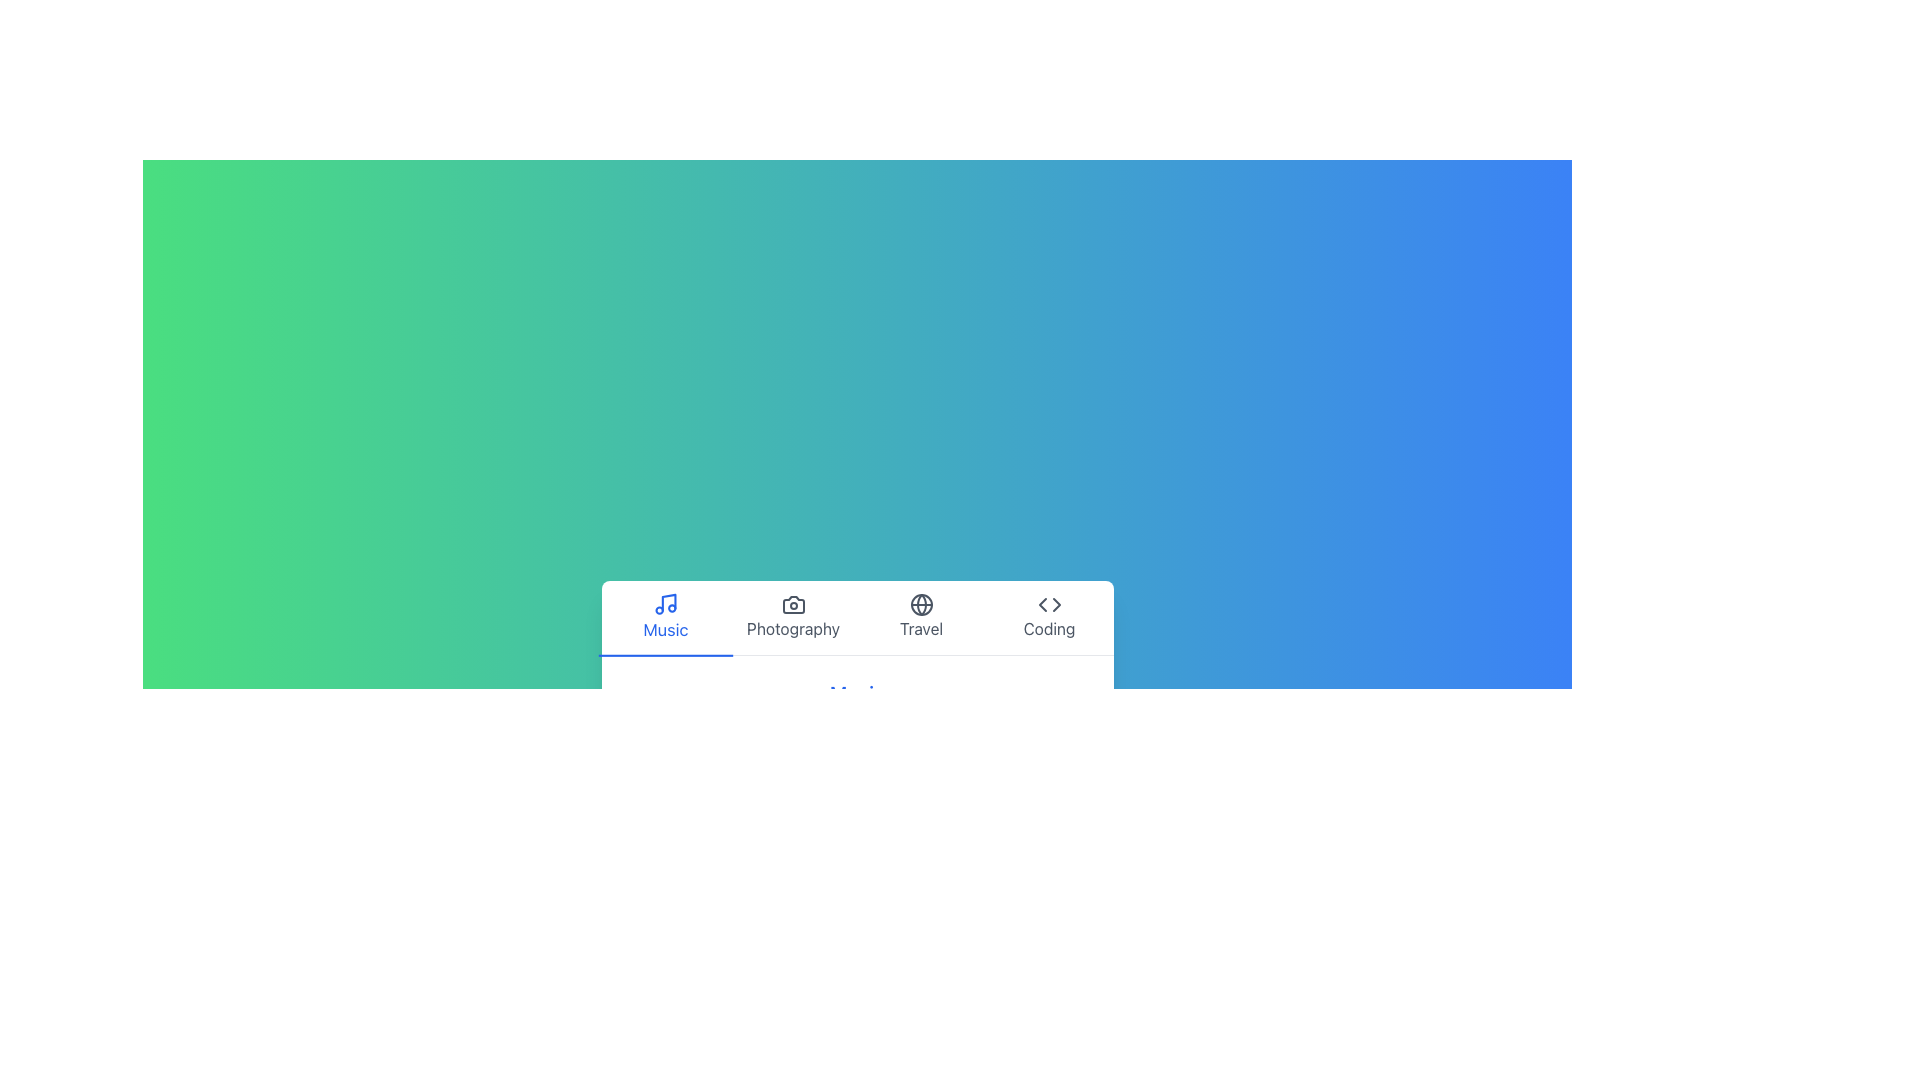 This screenshot has width=1920, height=1080. Describe the element at coordinates (920, 616) in the screenshot. I see `the 'Travel' button, which is a gray-themed button with a globe icon above the text 'Travel', located as the third item in a list of four sections (Music, Photography, Travel, Coding)` at that location.